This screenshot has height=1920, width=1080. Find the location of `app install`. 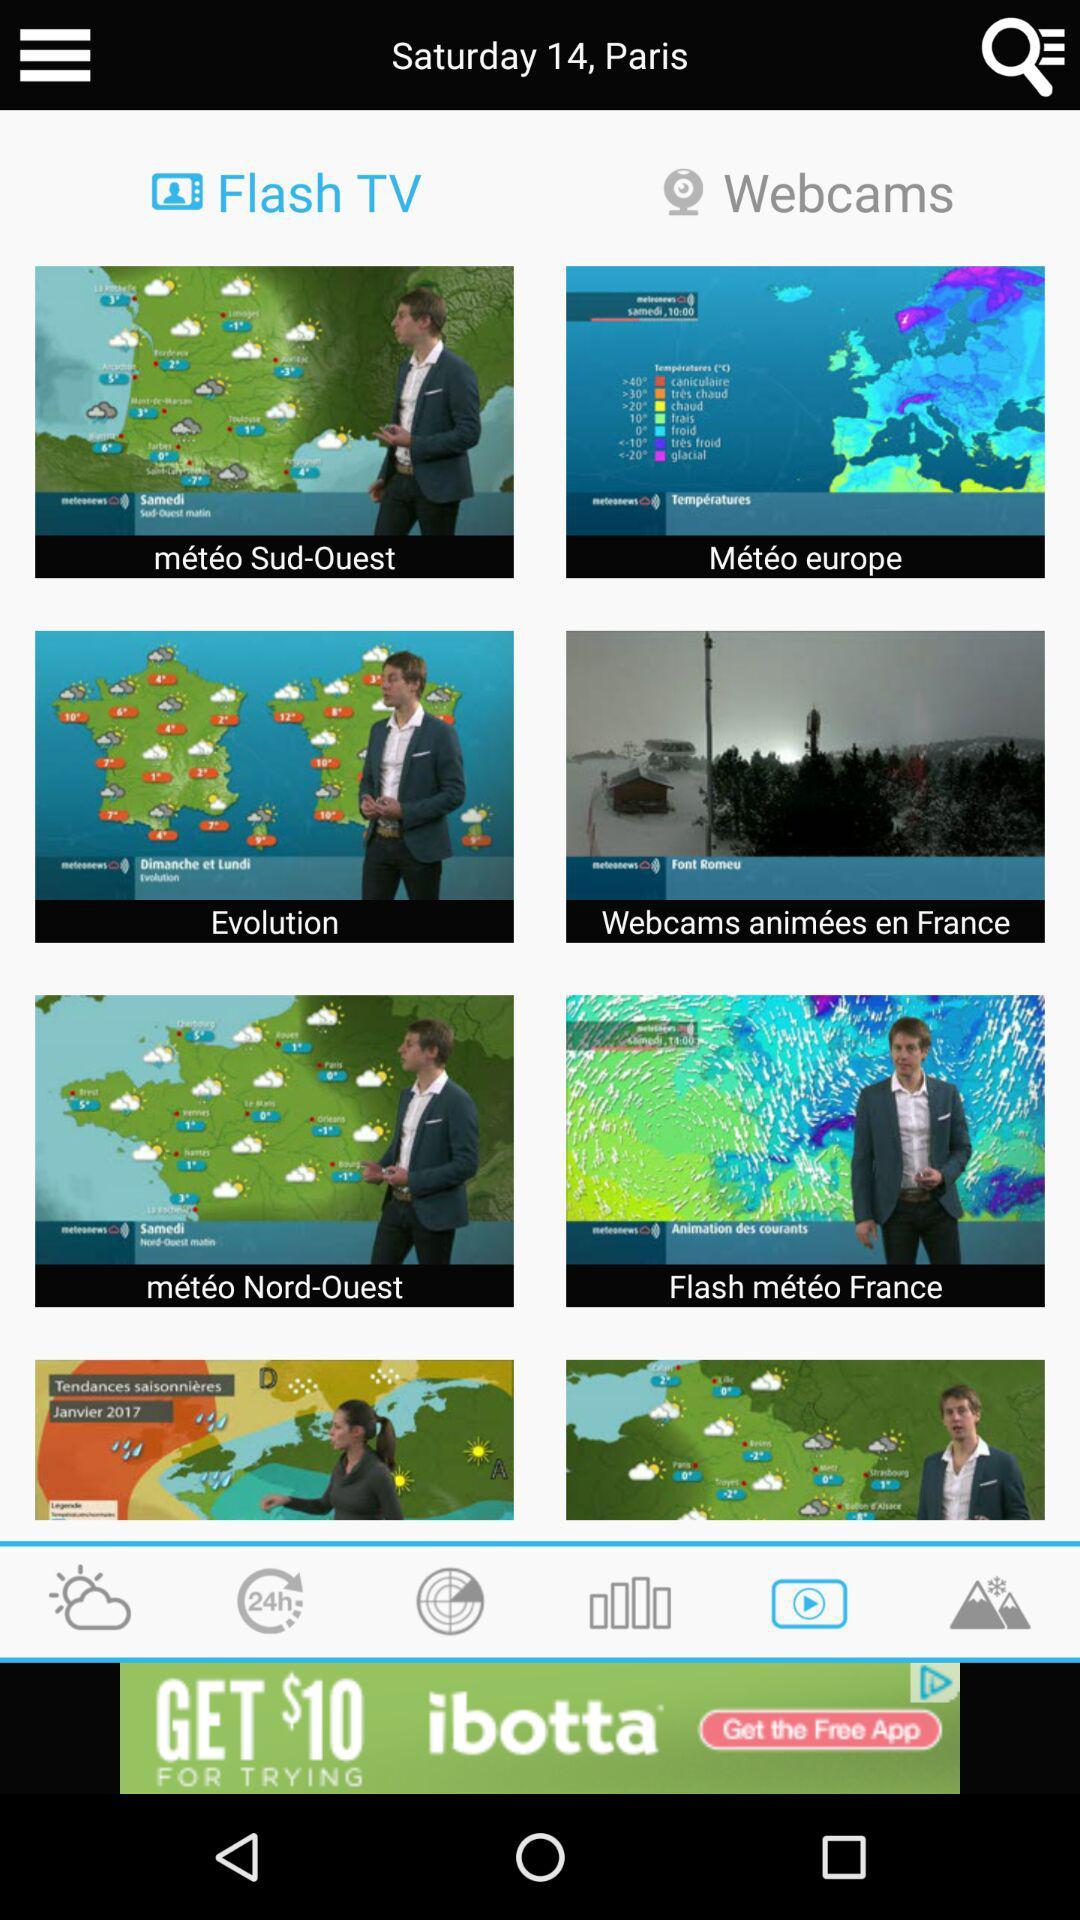

app install is located at coordinates (540, 1727).